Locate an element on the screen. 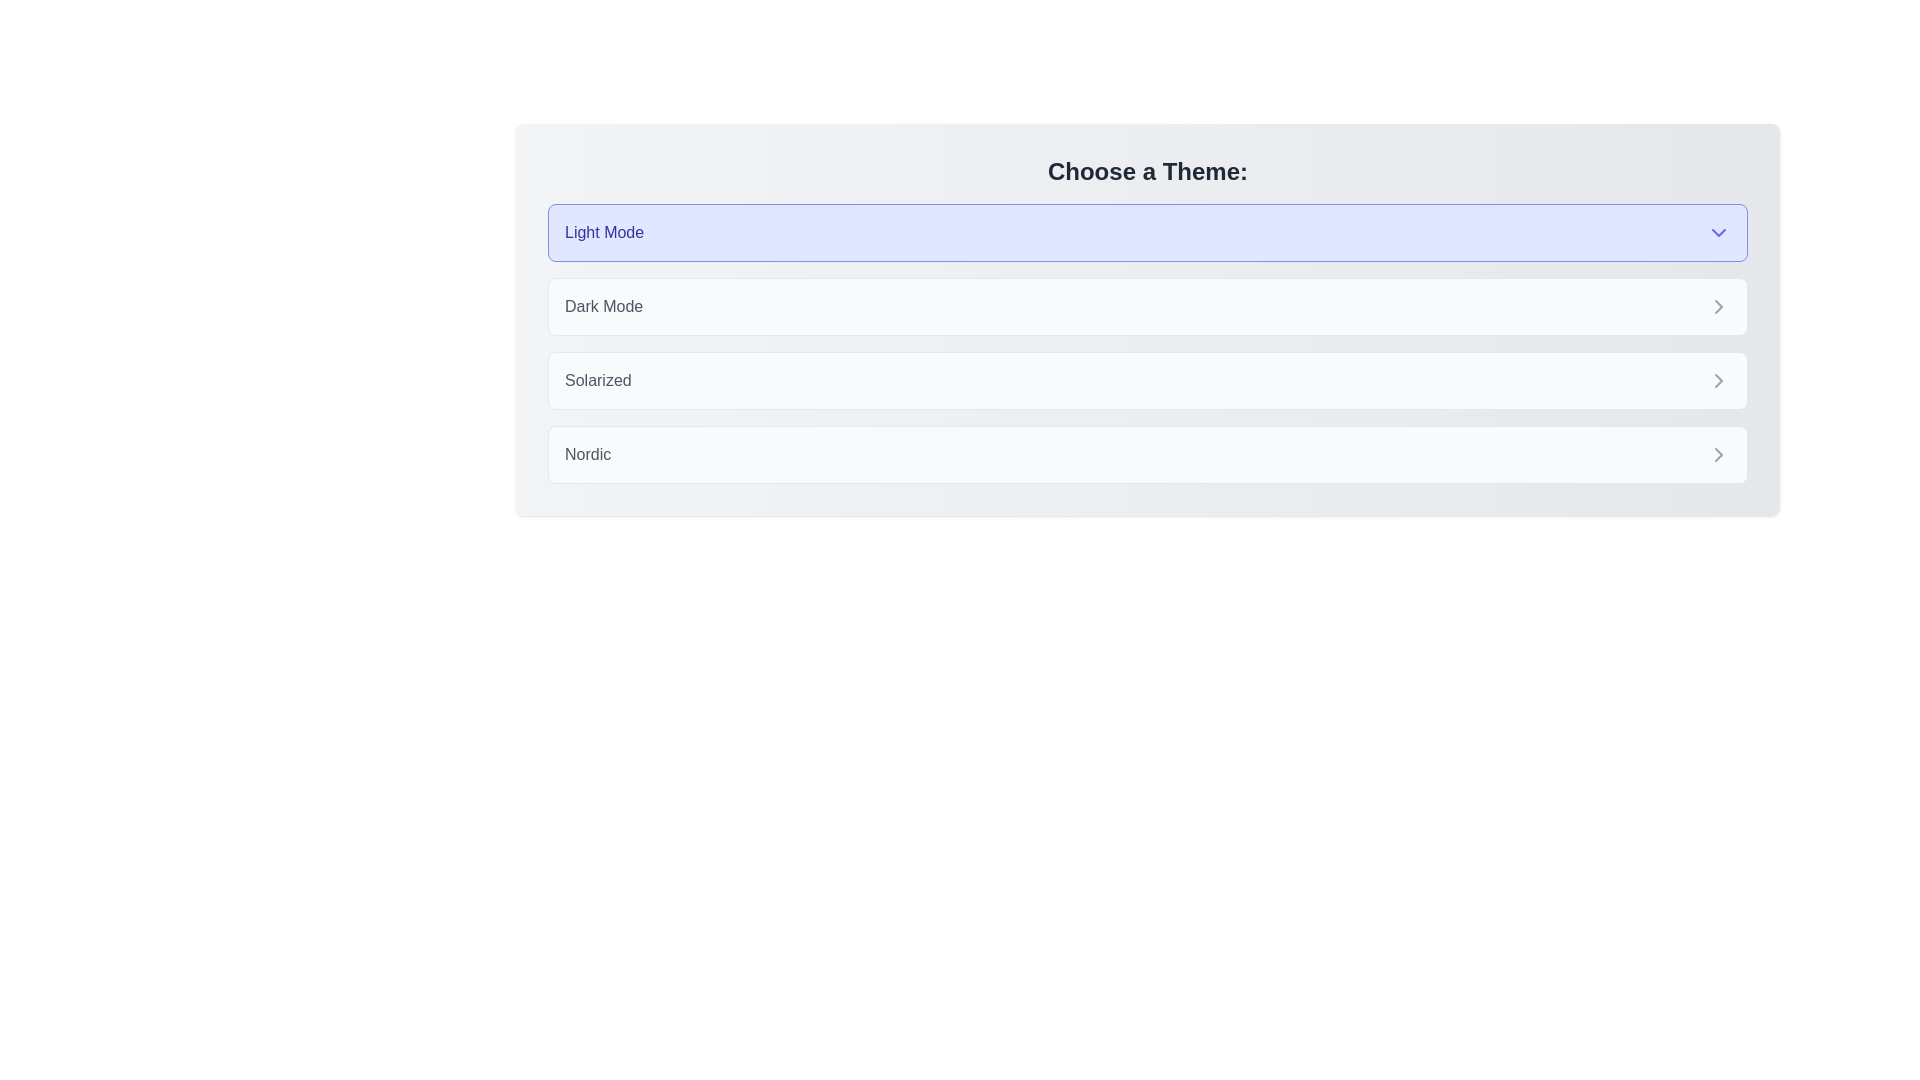  the theme Dark Mode by clicking on its corresponding chip is located at coordinates (1147, 307).